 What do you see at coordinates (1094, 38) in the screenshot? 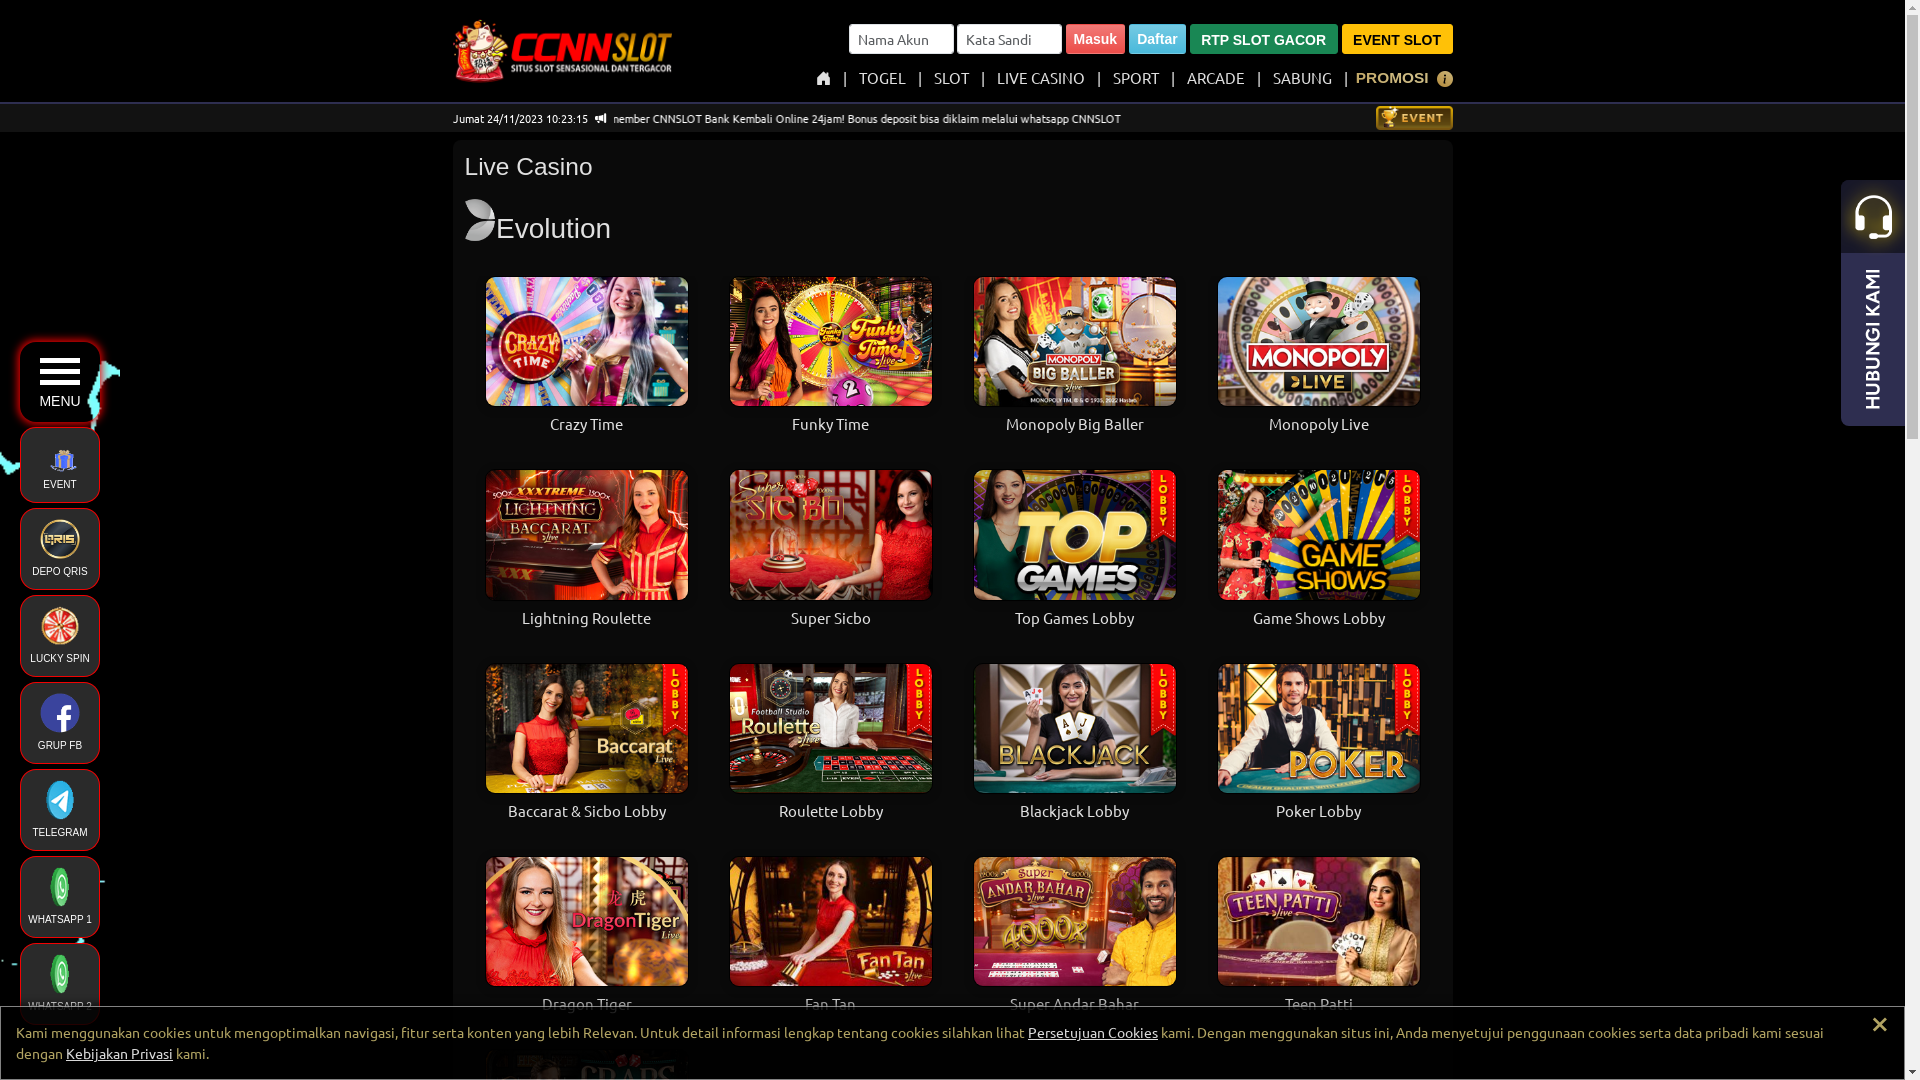
I see `'Masuk'` at bounding box center [1094, 38].